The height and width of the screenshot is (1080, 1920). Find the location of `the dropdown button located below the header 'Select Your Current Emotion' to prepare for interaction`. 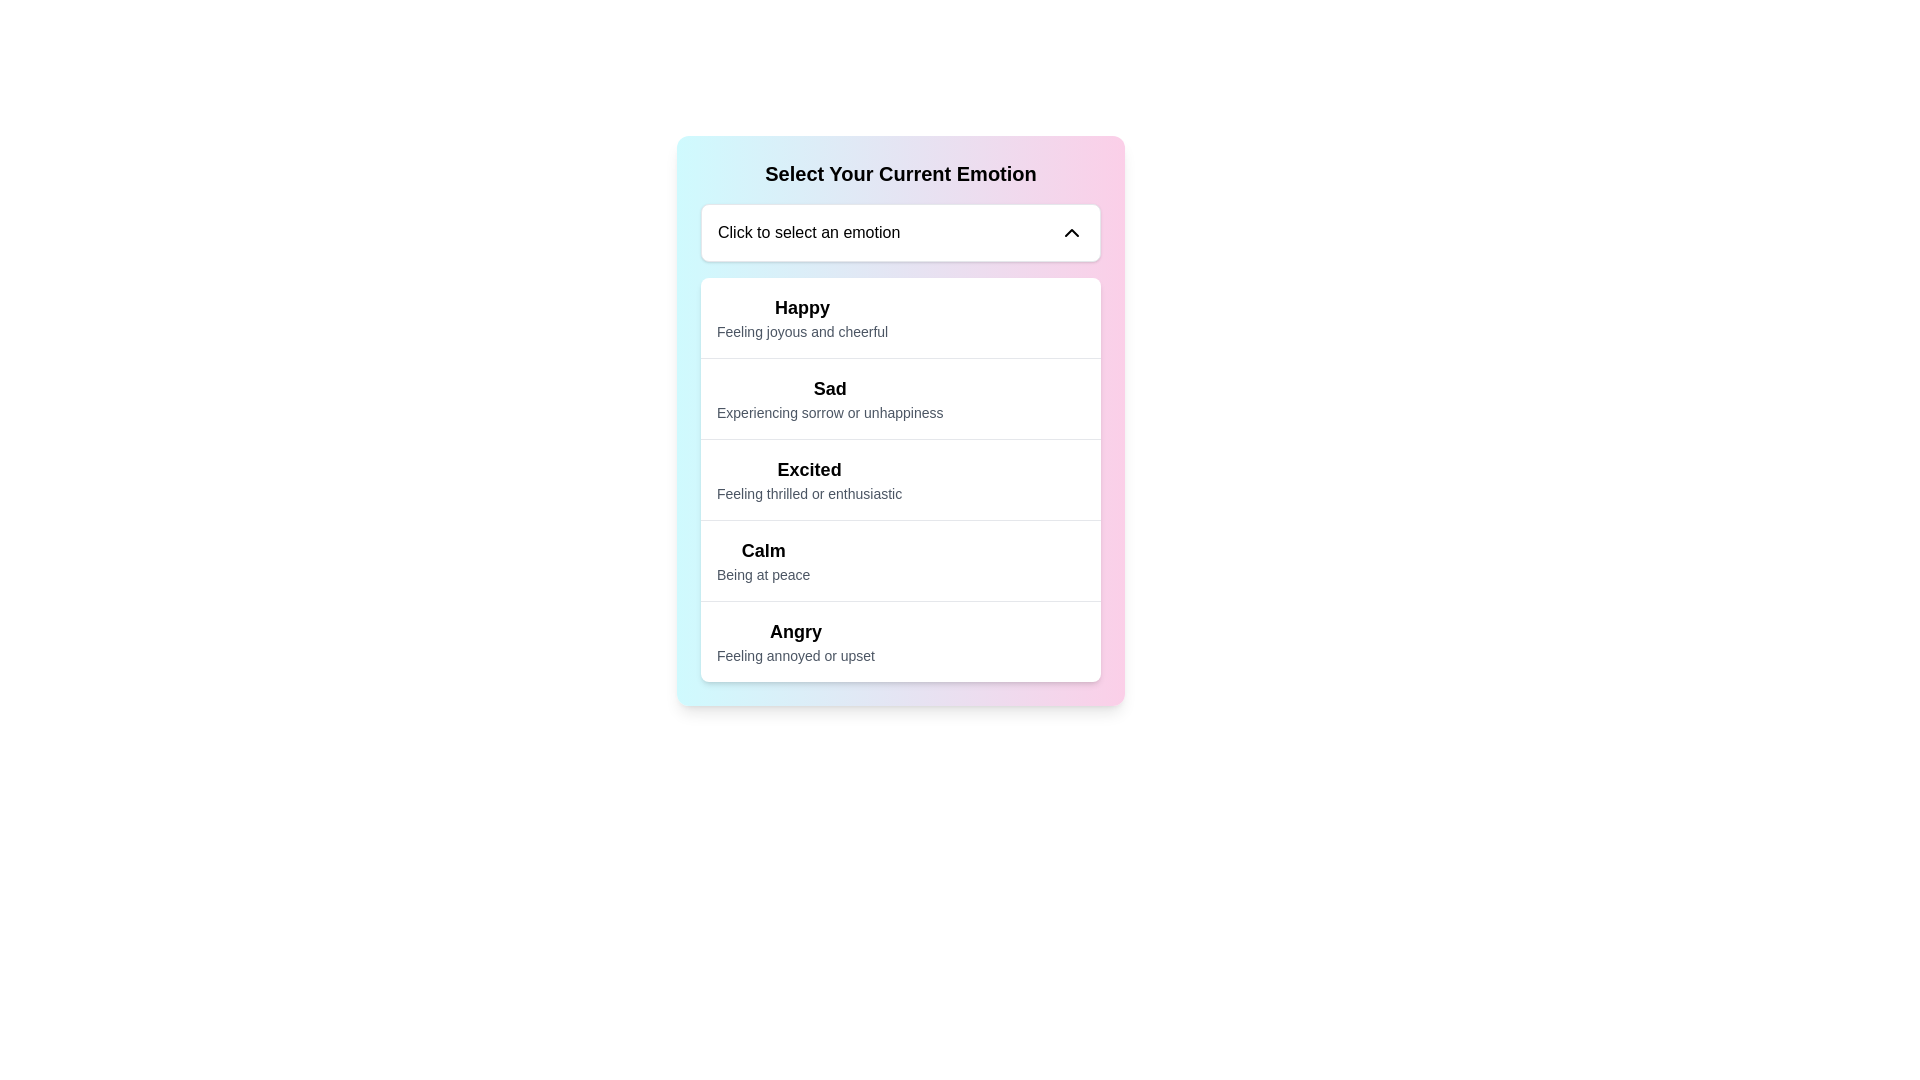

the dropdown button located below the header 'Select Your Current Emotion' to prepare for interaction is located at coordinates (900, 231).